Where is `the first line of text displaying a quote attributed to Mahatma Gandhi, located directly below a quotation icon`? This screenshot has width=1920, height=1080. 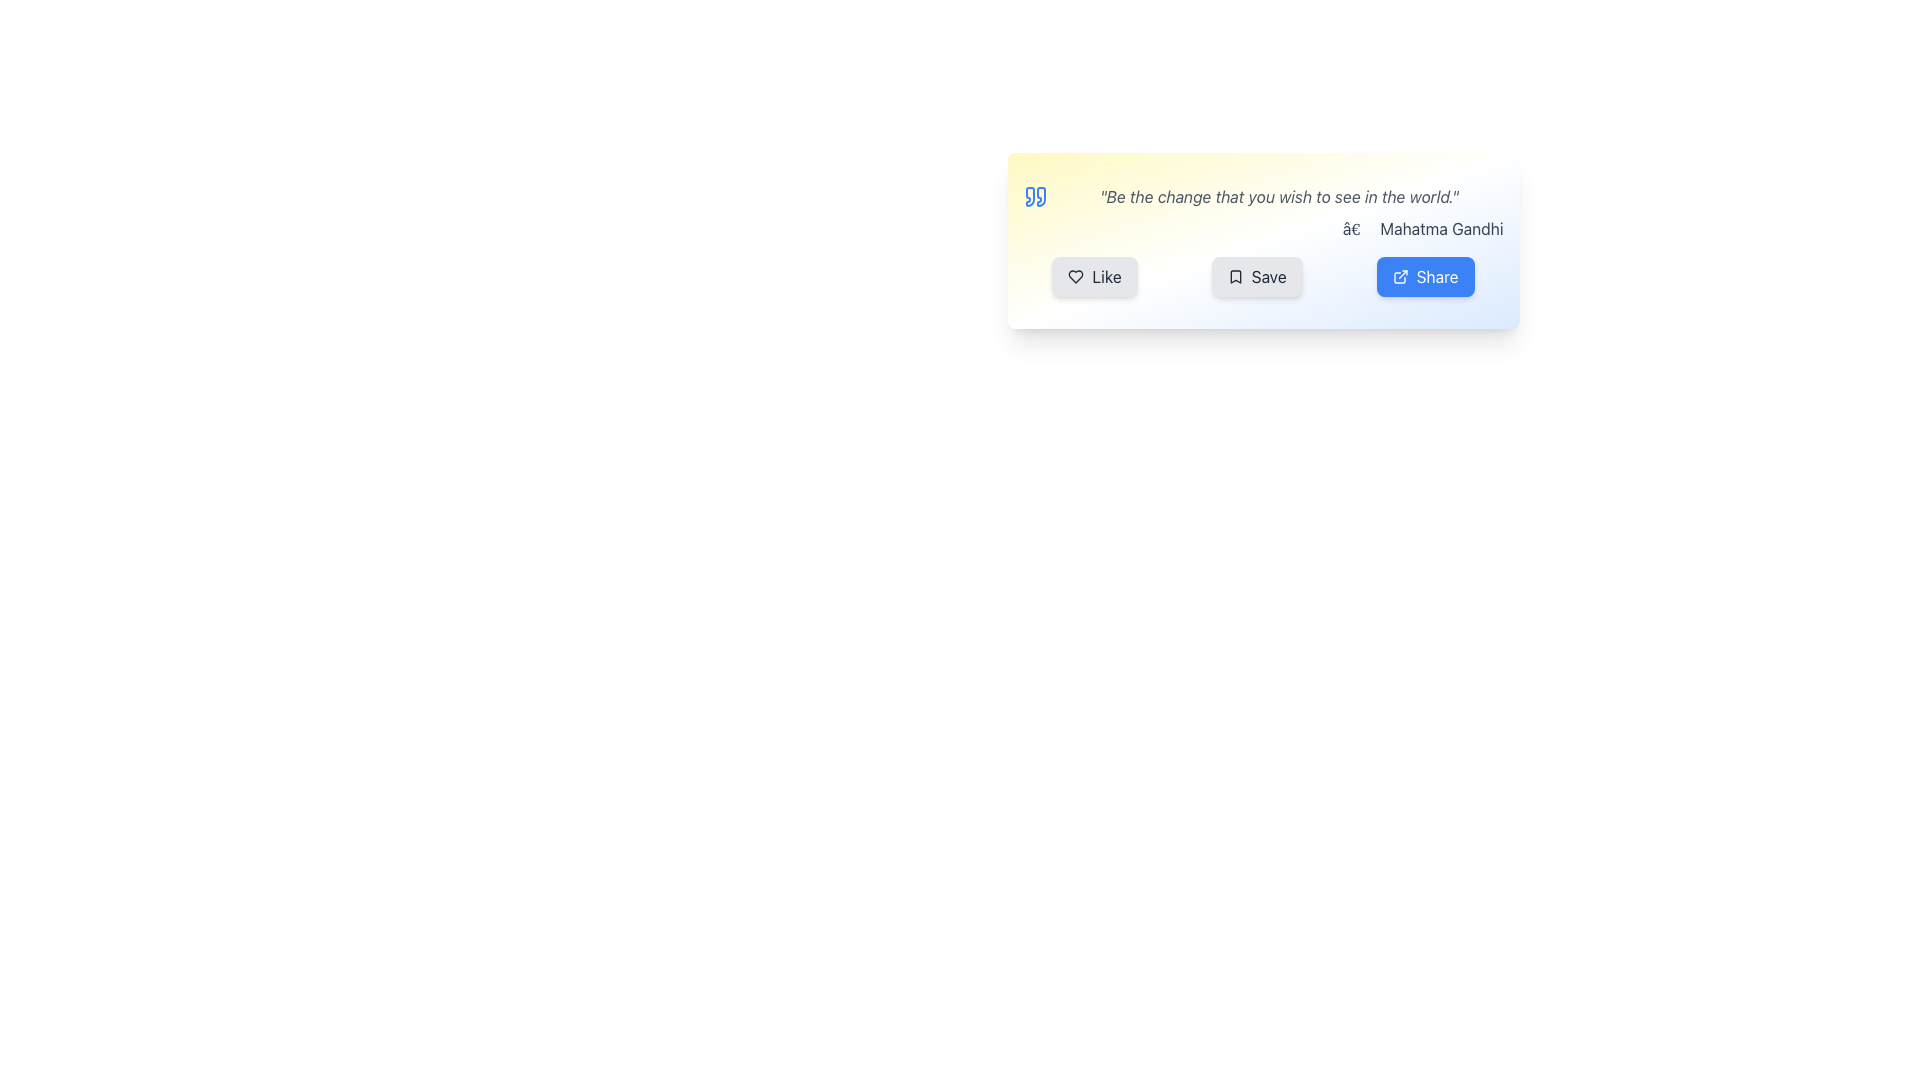
the first line of text displaying a quote attributed to Mahatma Gandhi, located directly below a quotation icon is located at coordinates (1262, 196).